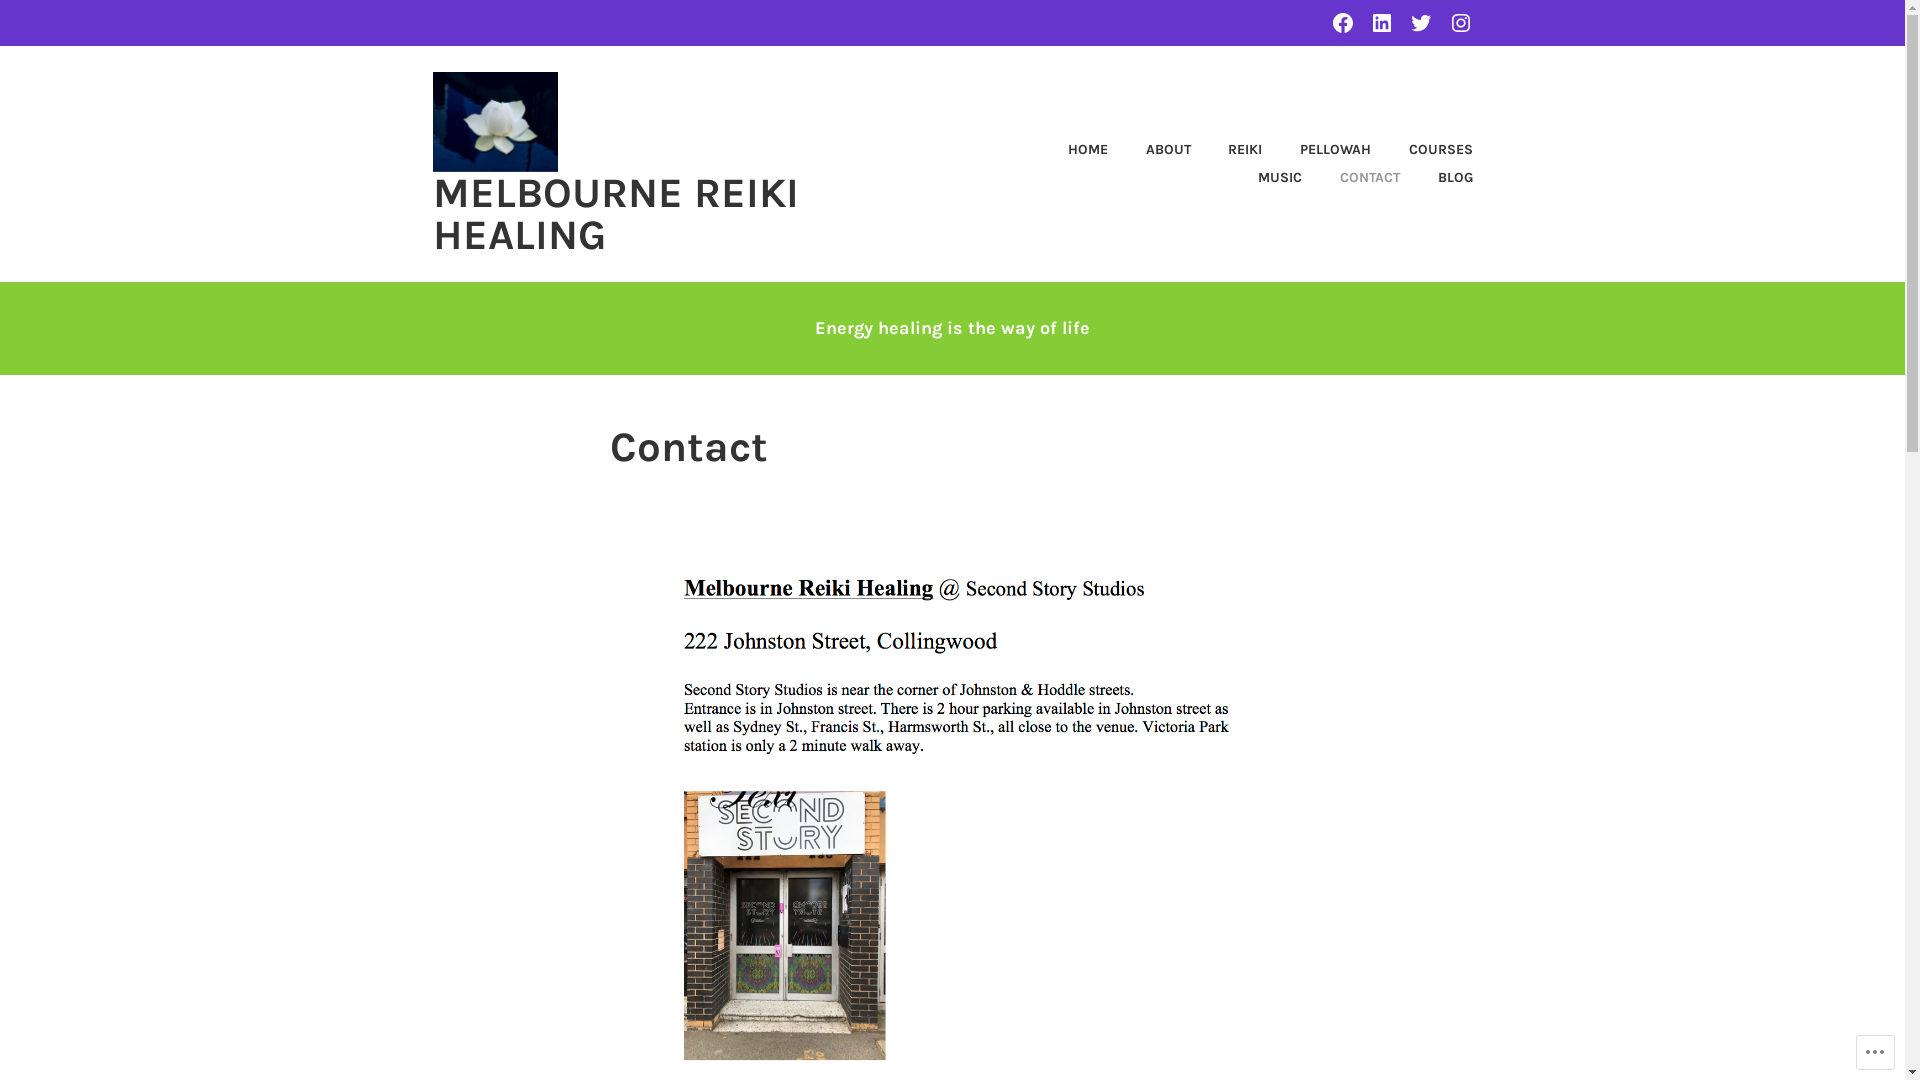 This screenshot has width=1920, height=1080. What do you see at coordinates (60, 23) in the screenshot?
I see `'Search'` at bounding box center [60, 23].